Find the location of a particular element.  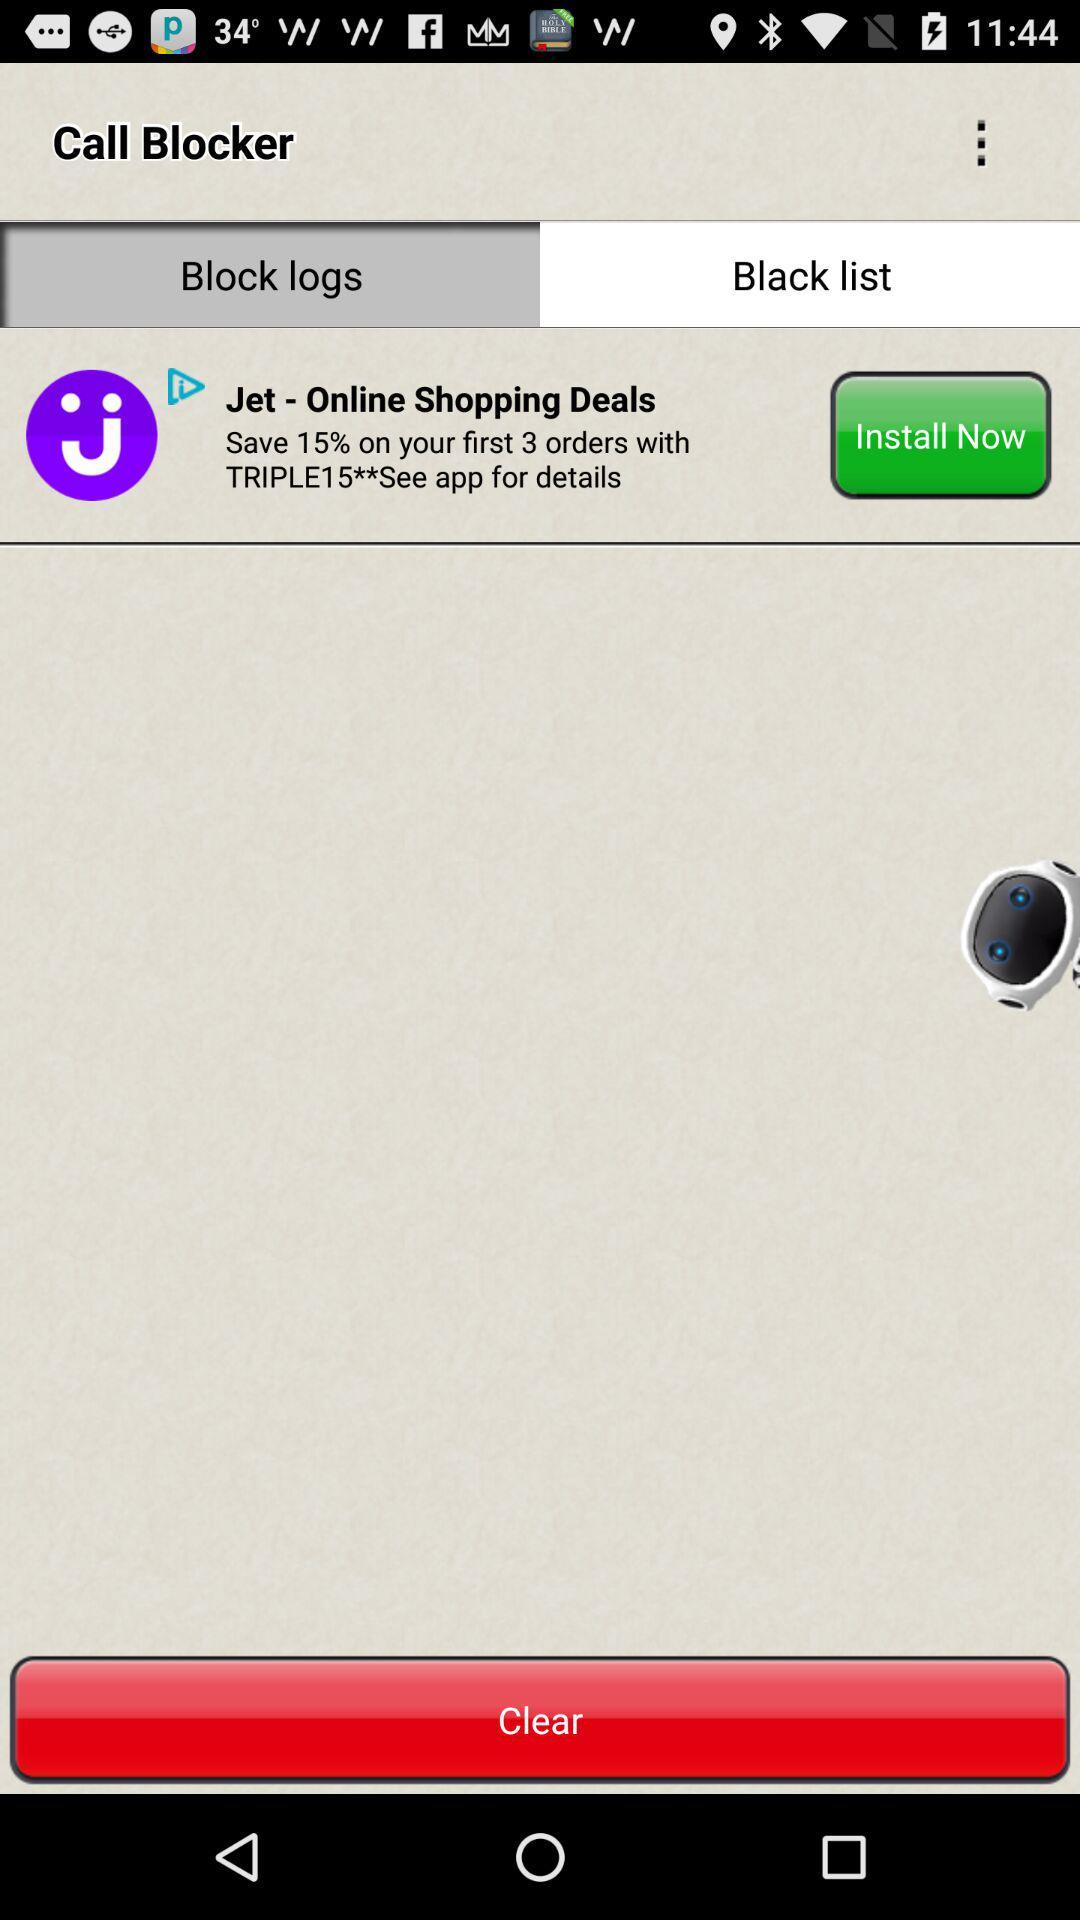

save 15 on icon is located at coordinates (519, 457).